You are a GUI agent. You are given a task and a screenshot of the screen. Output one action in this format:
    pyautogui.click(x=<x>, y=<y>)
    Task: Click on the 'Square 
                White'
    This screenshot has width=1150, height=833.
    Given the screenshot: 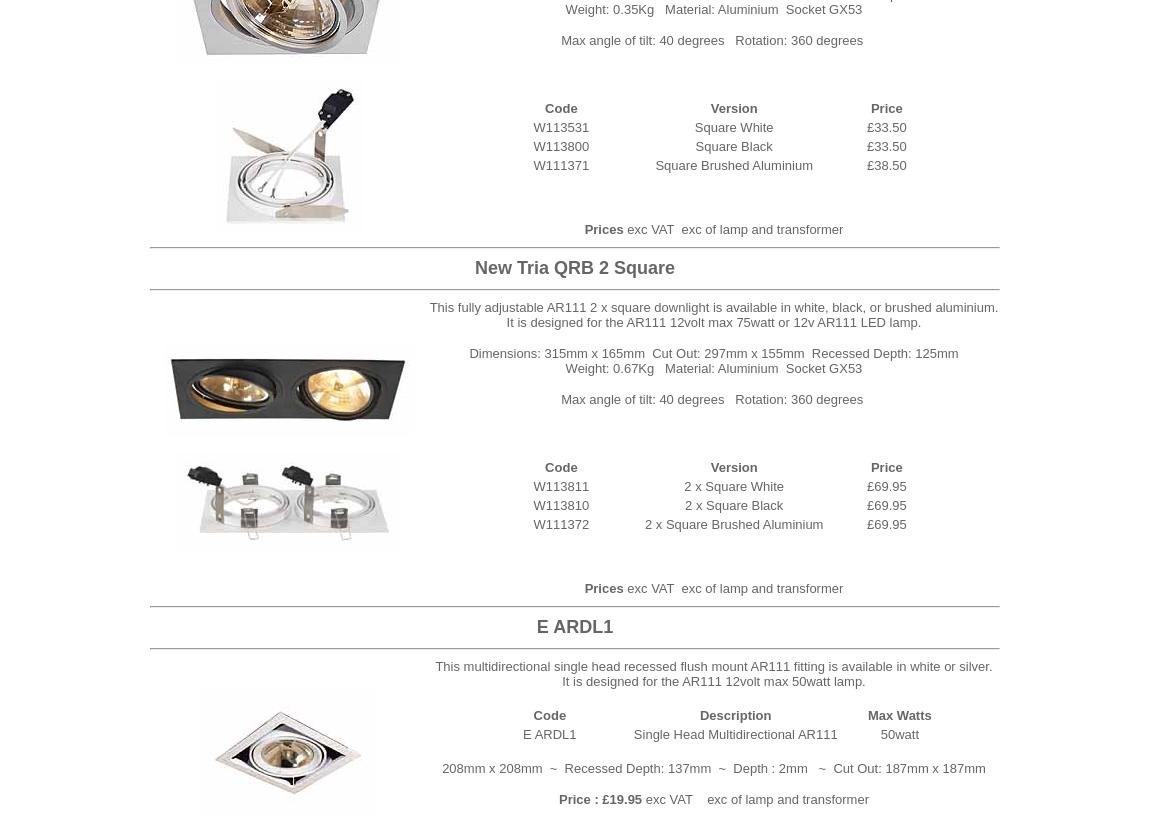 What is the action you would take?
    pyautogui.click(x=732, y=127)
    